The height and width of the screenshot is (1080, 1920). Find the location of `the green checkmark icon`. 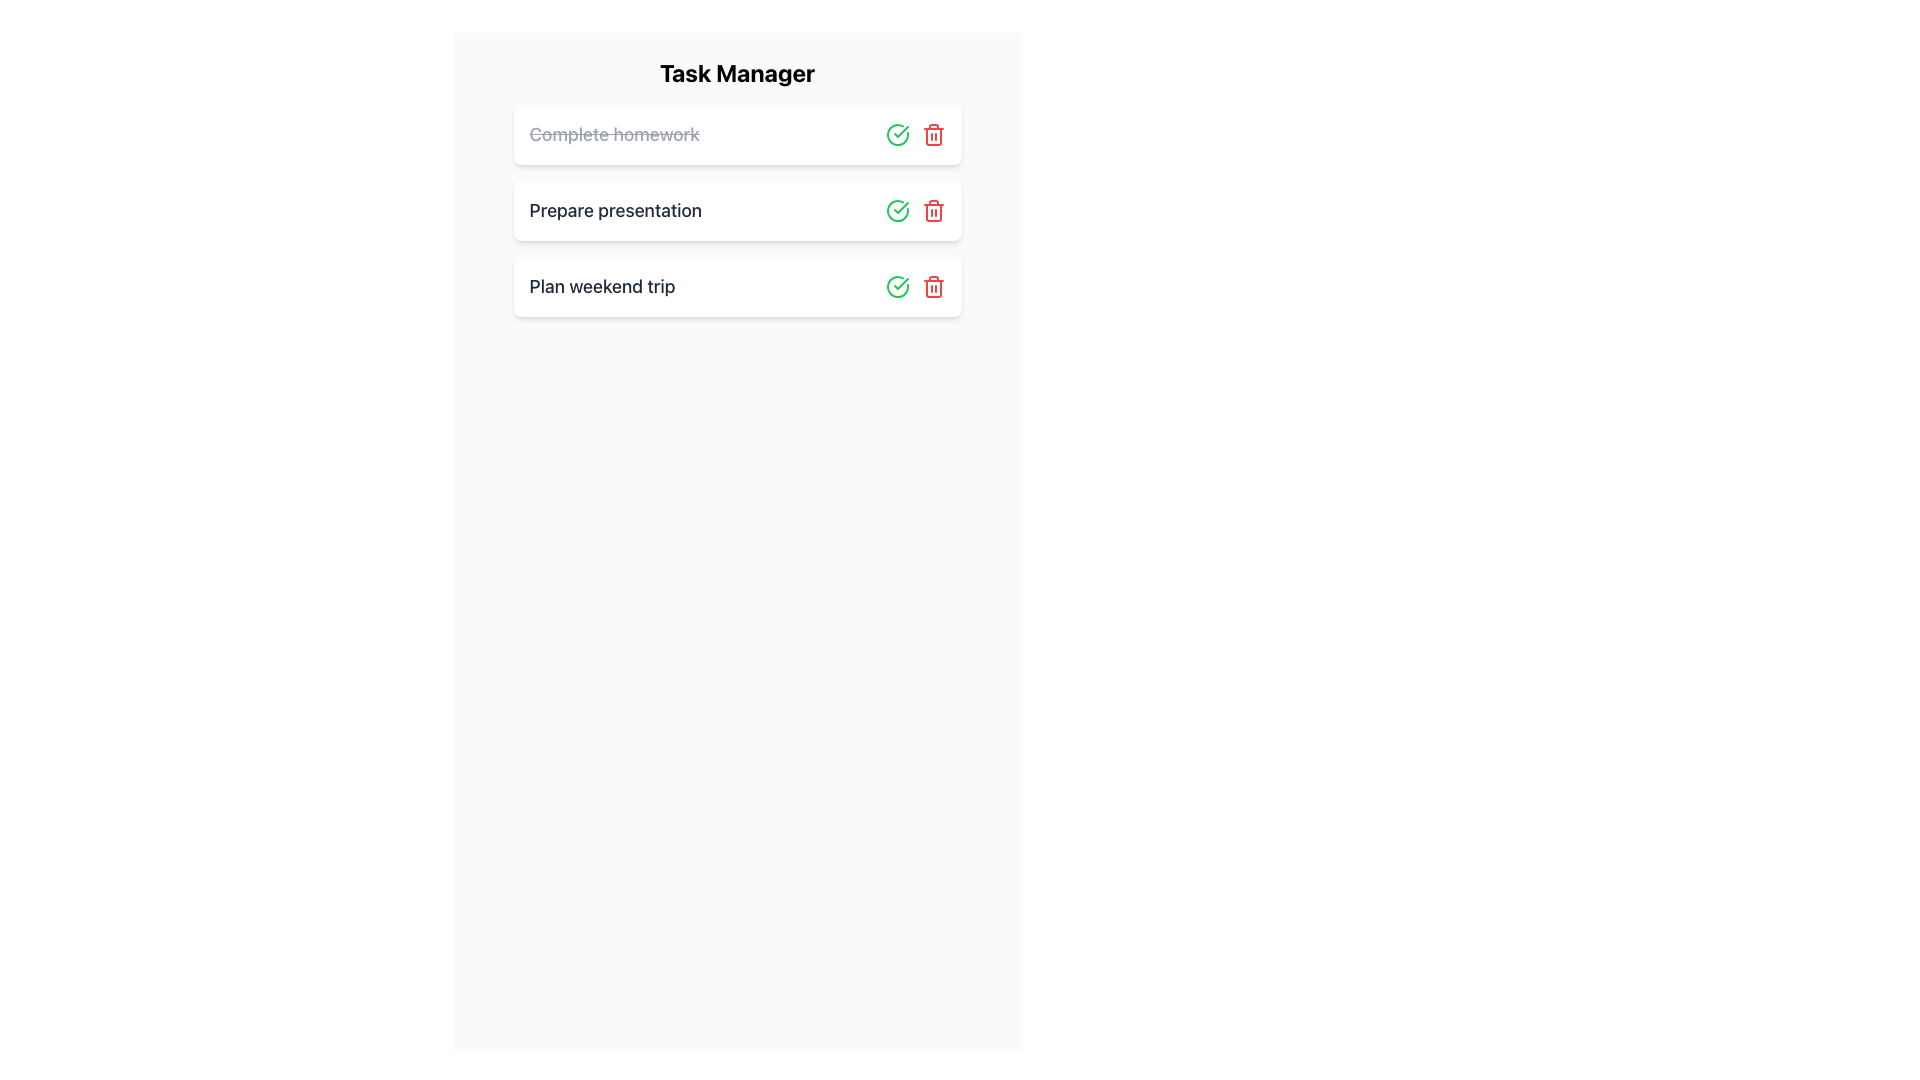

the green checkmark icon is located at coordinates (896, 211).